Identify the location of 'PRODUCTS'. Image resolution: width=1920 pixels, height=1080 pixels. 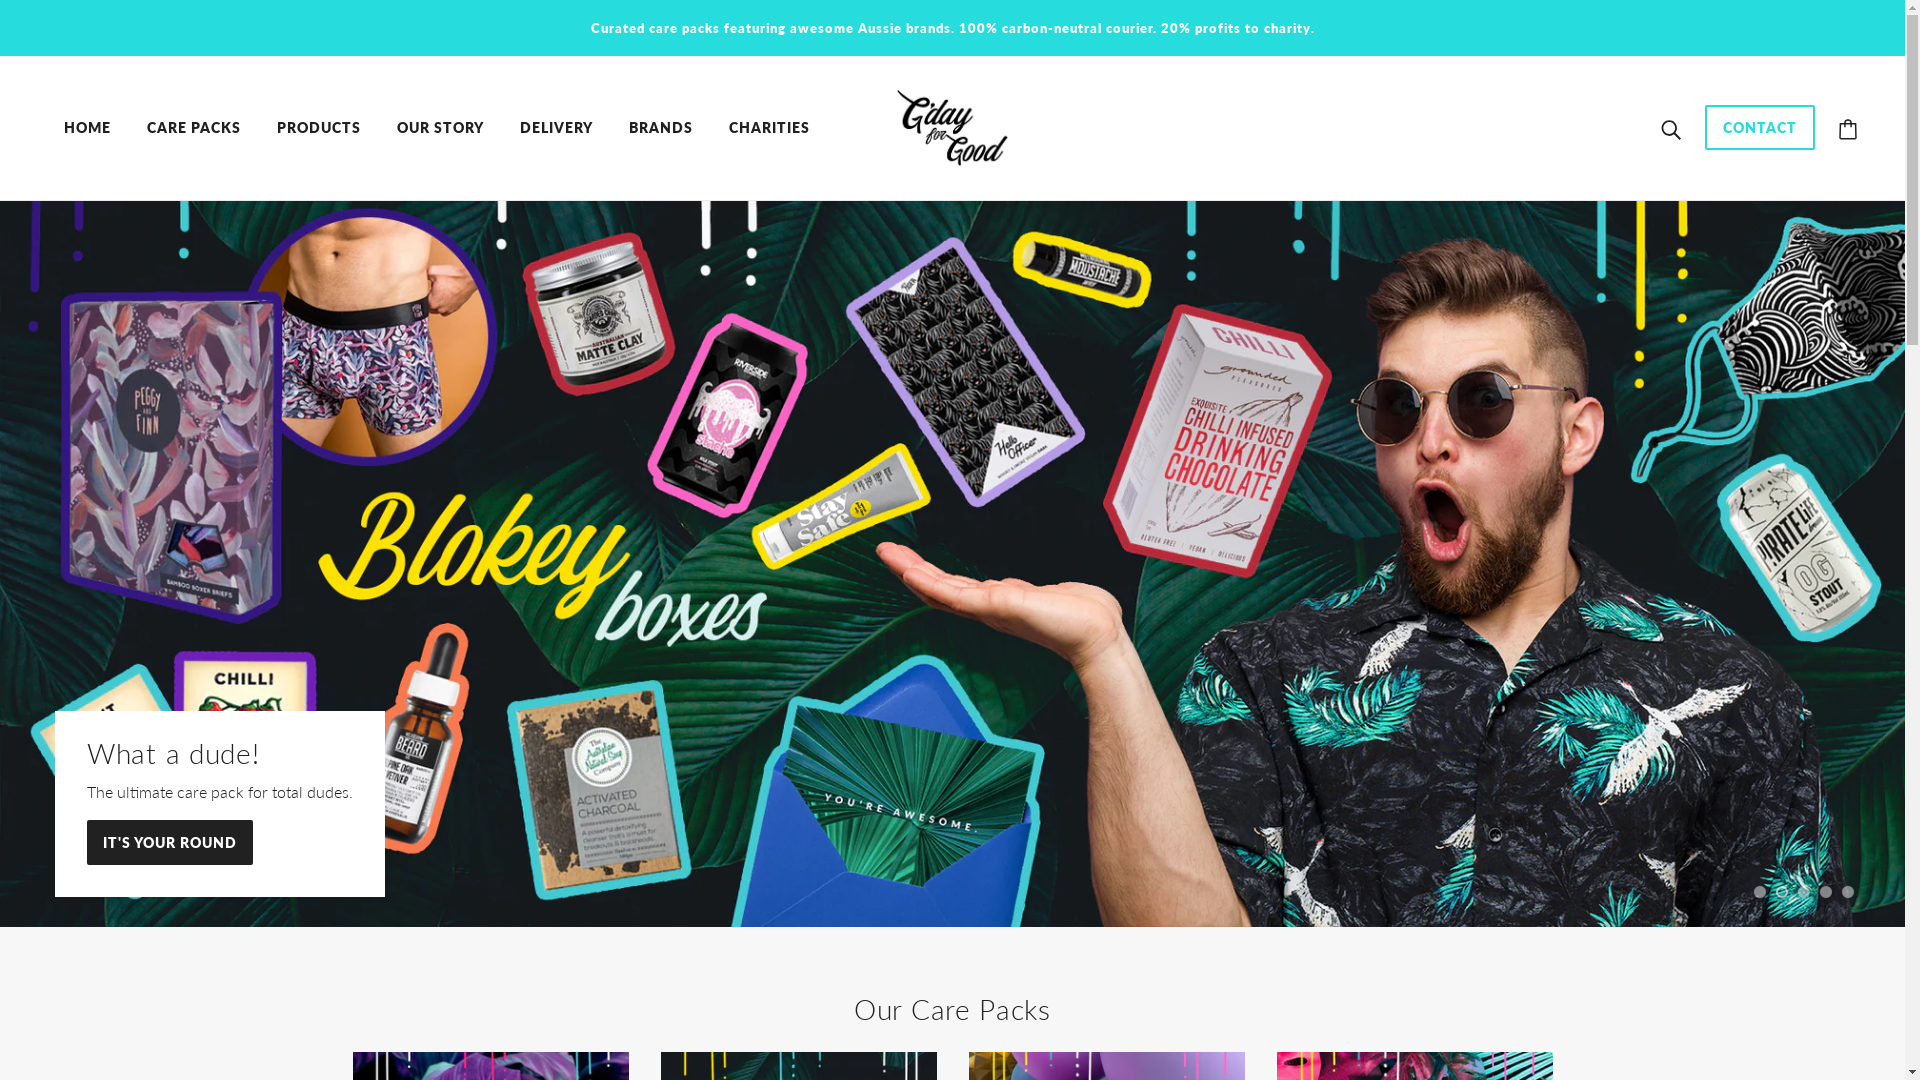
(317, 127).